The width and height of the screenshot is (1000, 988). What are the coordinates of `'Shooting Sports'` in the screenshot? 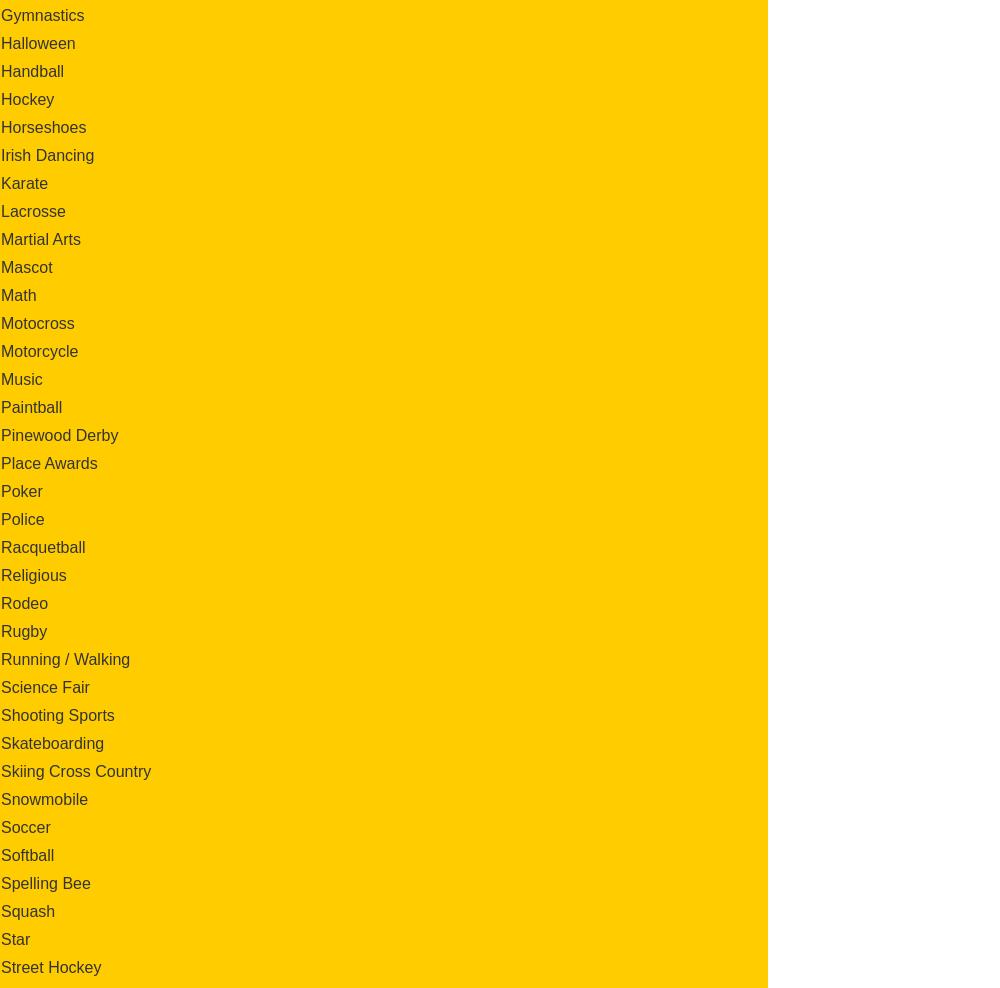 It's located at (1, 714).